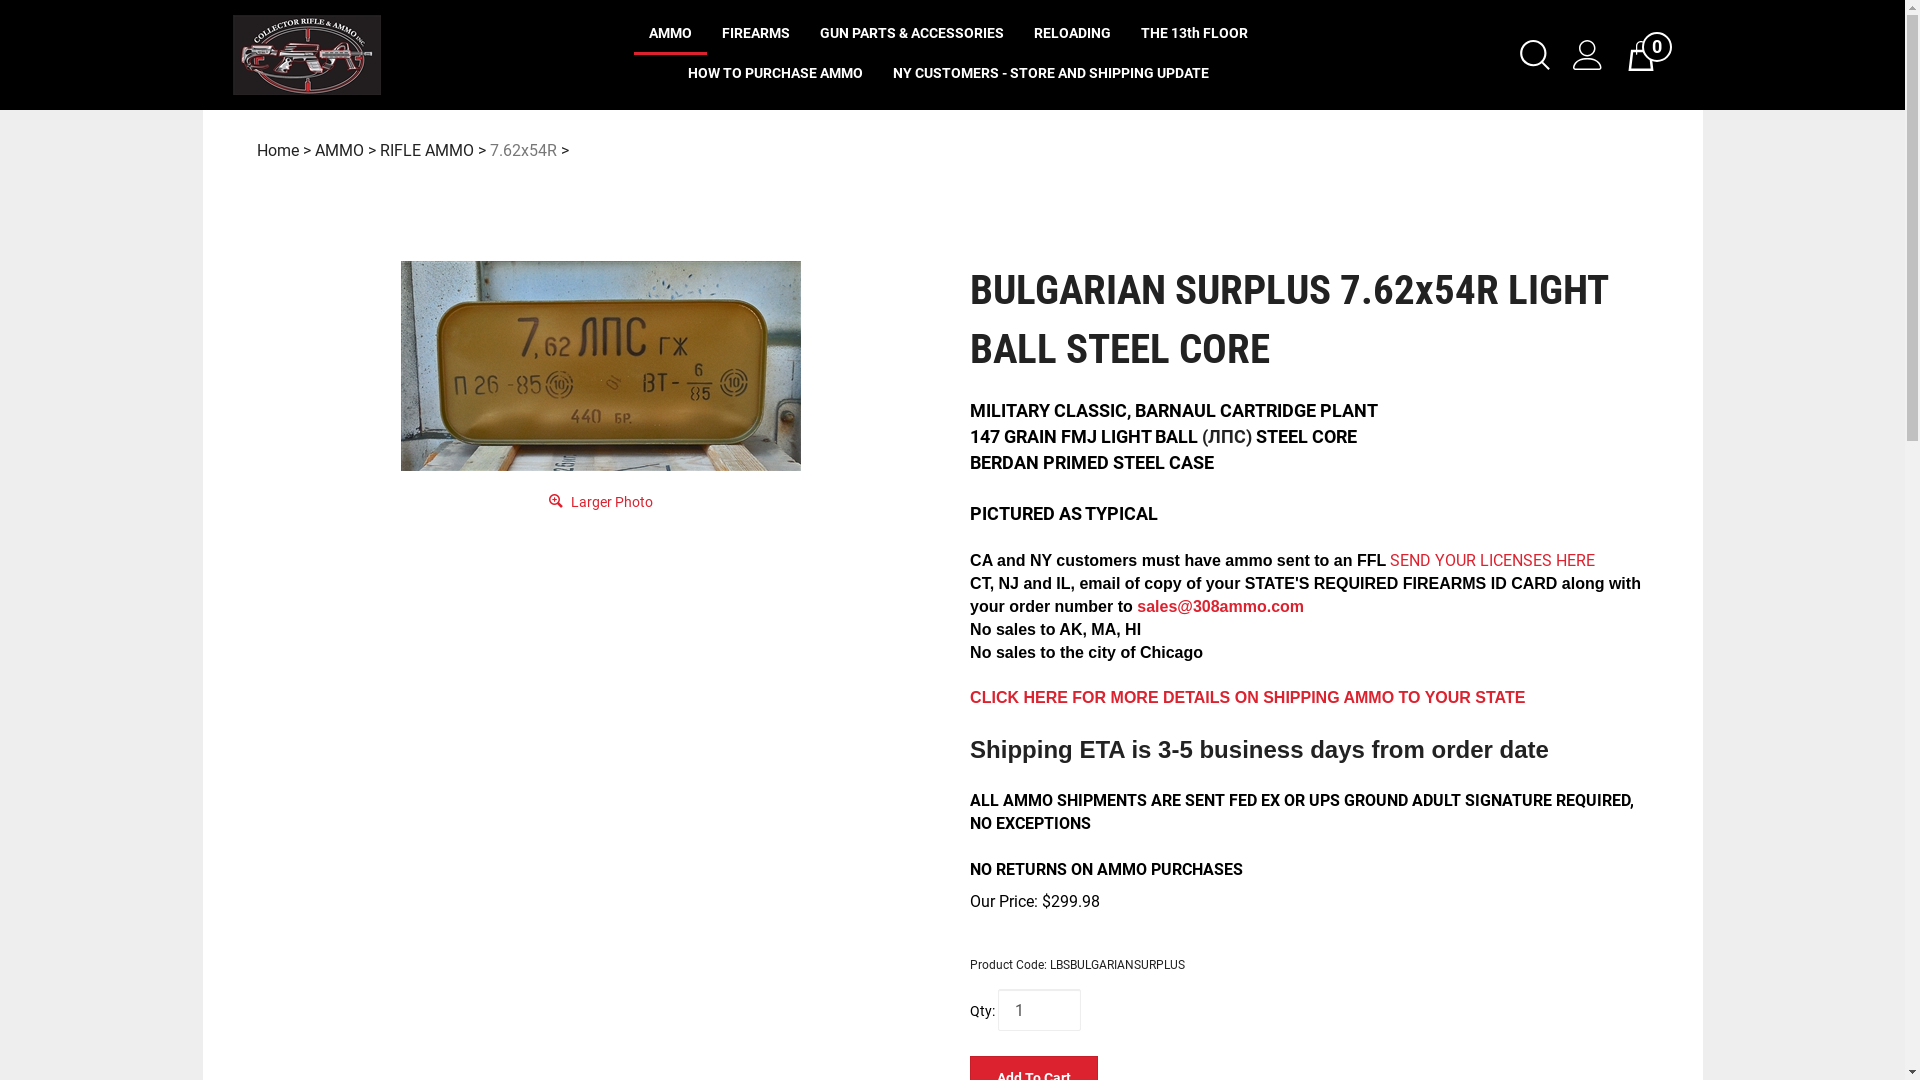  What do you see at coordinates (1071, 34) in the screenshot?
I see `'RELOADING'` at bounding box center [1071, 34].